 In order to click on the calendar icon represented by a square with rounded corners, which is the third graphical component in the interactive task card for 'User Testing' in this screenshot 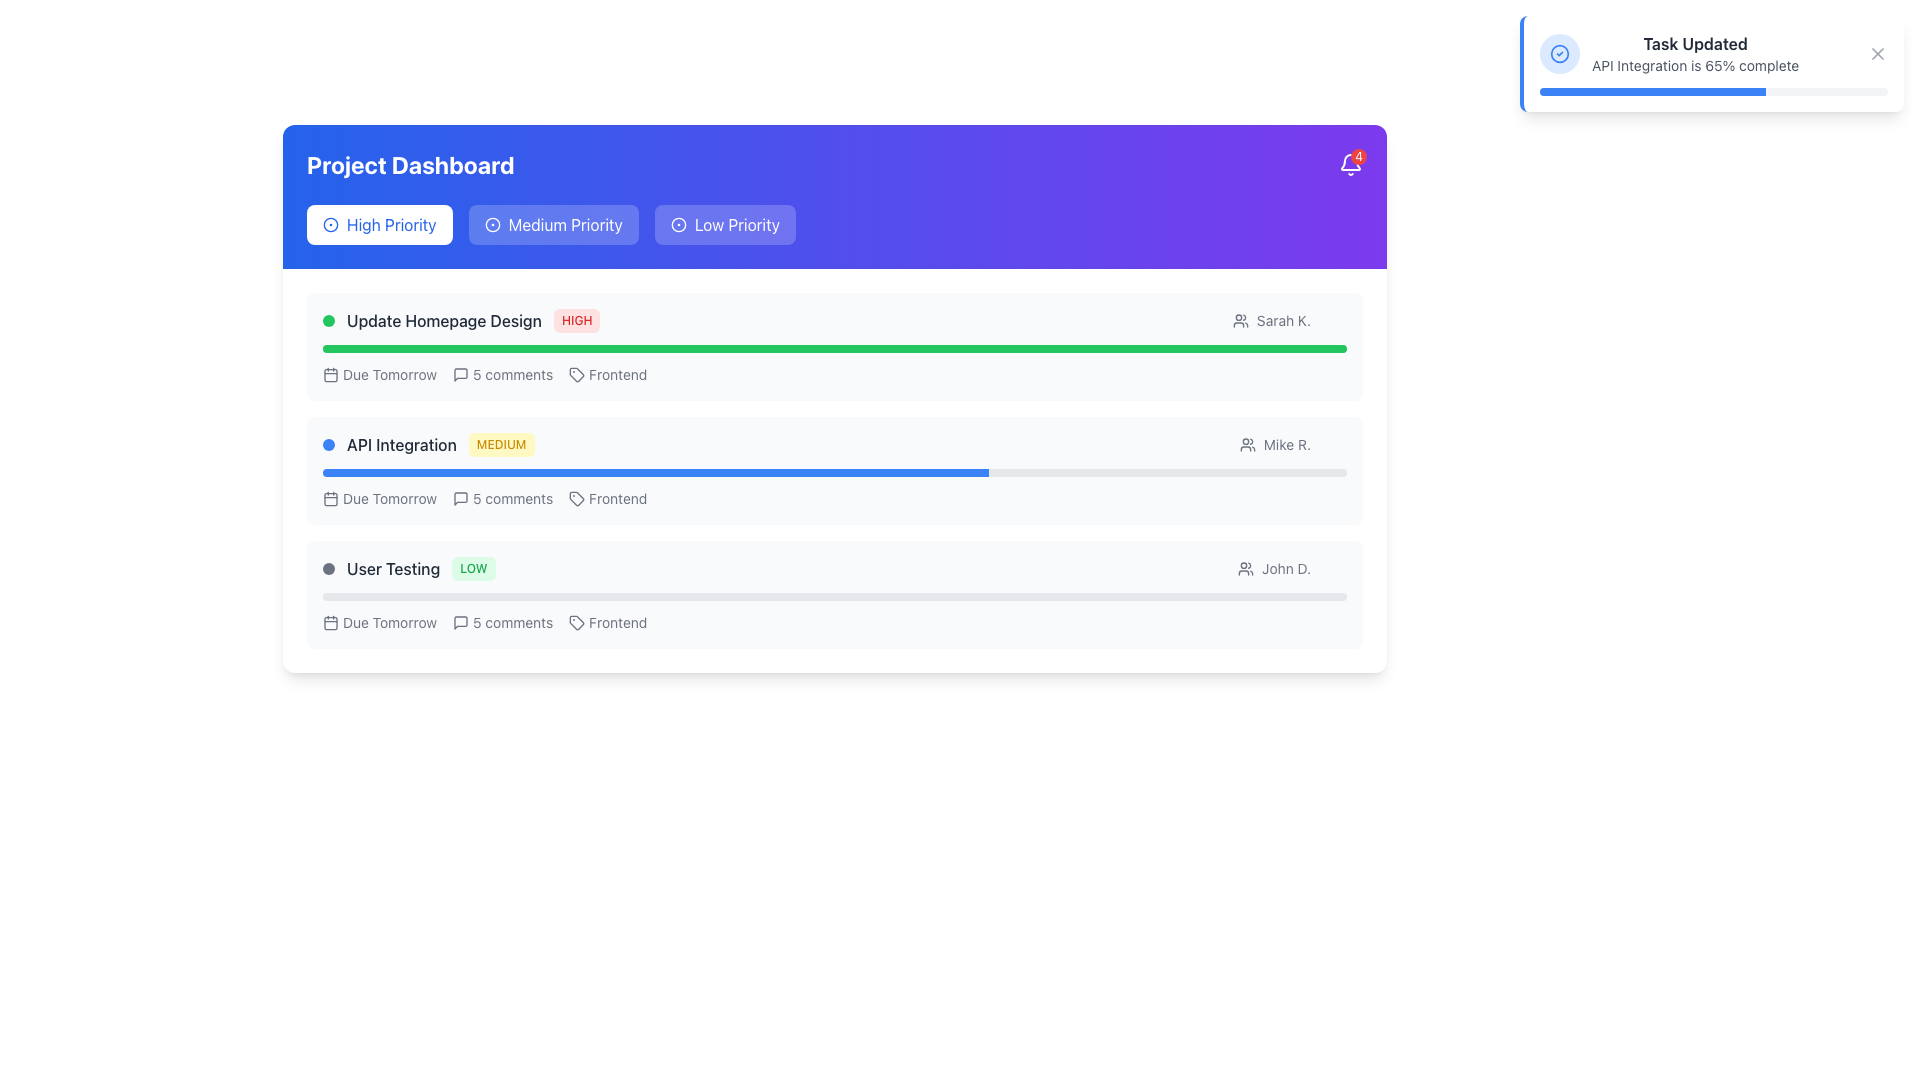, I will do `click(331, 622)`.